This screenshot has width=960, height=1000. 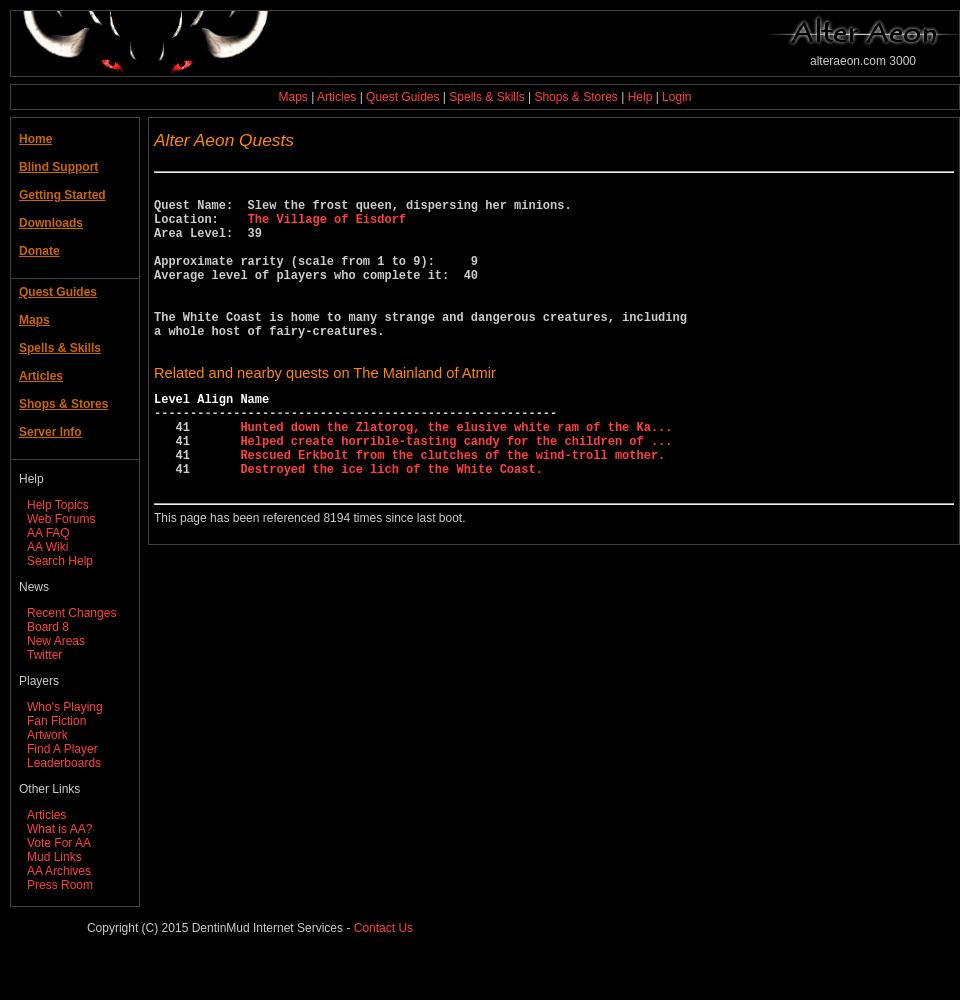 What do you see at coordinates (152, 282) in the screenshot?
I see `'Area Level:  39

Approximate rarity (scale from 1 to 9):     9
Average level of players who complete it:  40


The White Coast is home to many strange and dangerous creatures, including
a whole host of fairy-creatures.'` at bounding box center [152, 282].